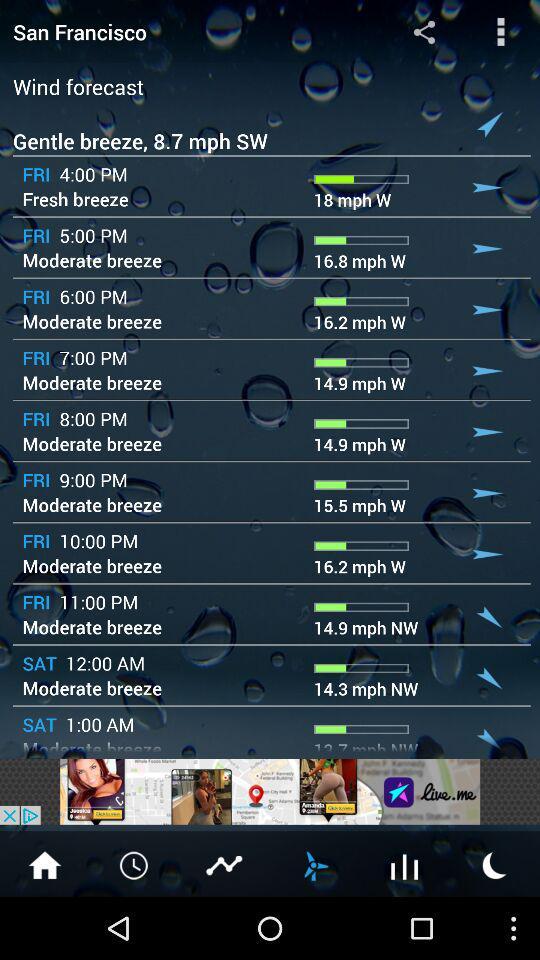  I want to click on the share icon, so click(423, 33).